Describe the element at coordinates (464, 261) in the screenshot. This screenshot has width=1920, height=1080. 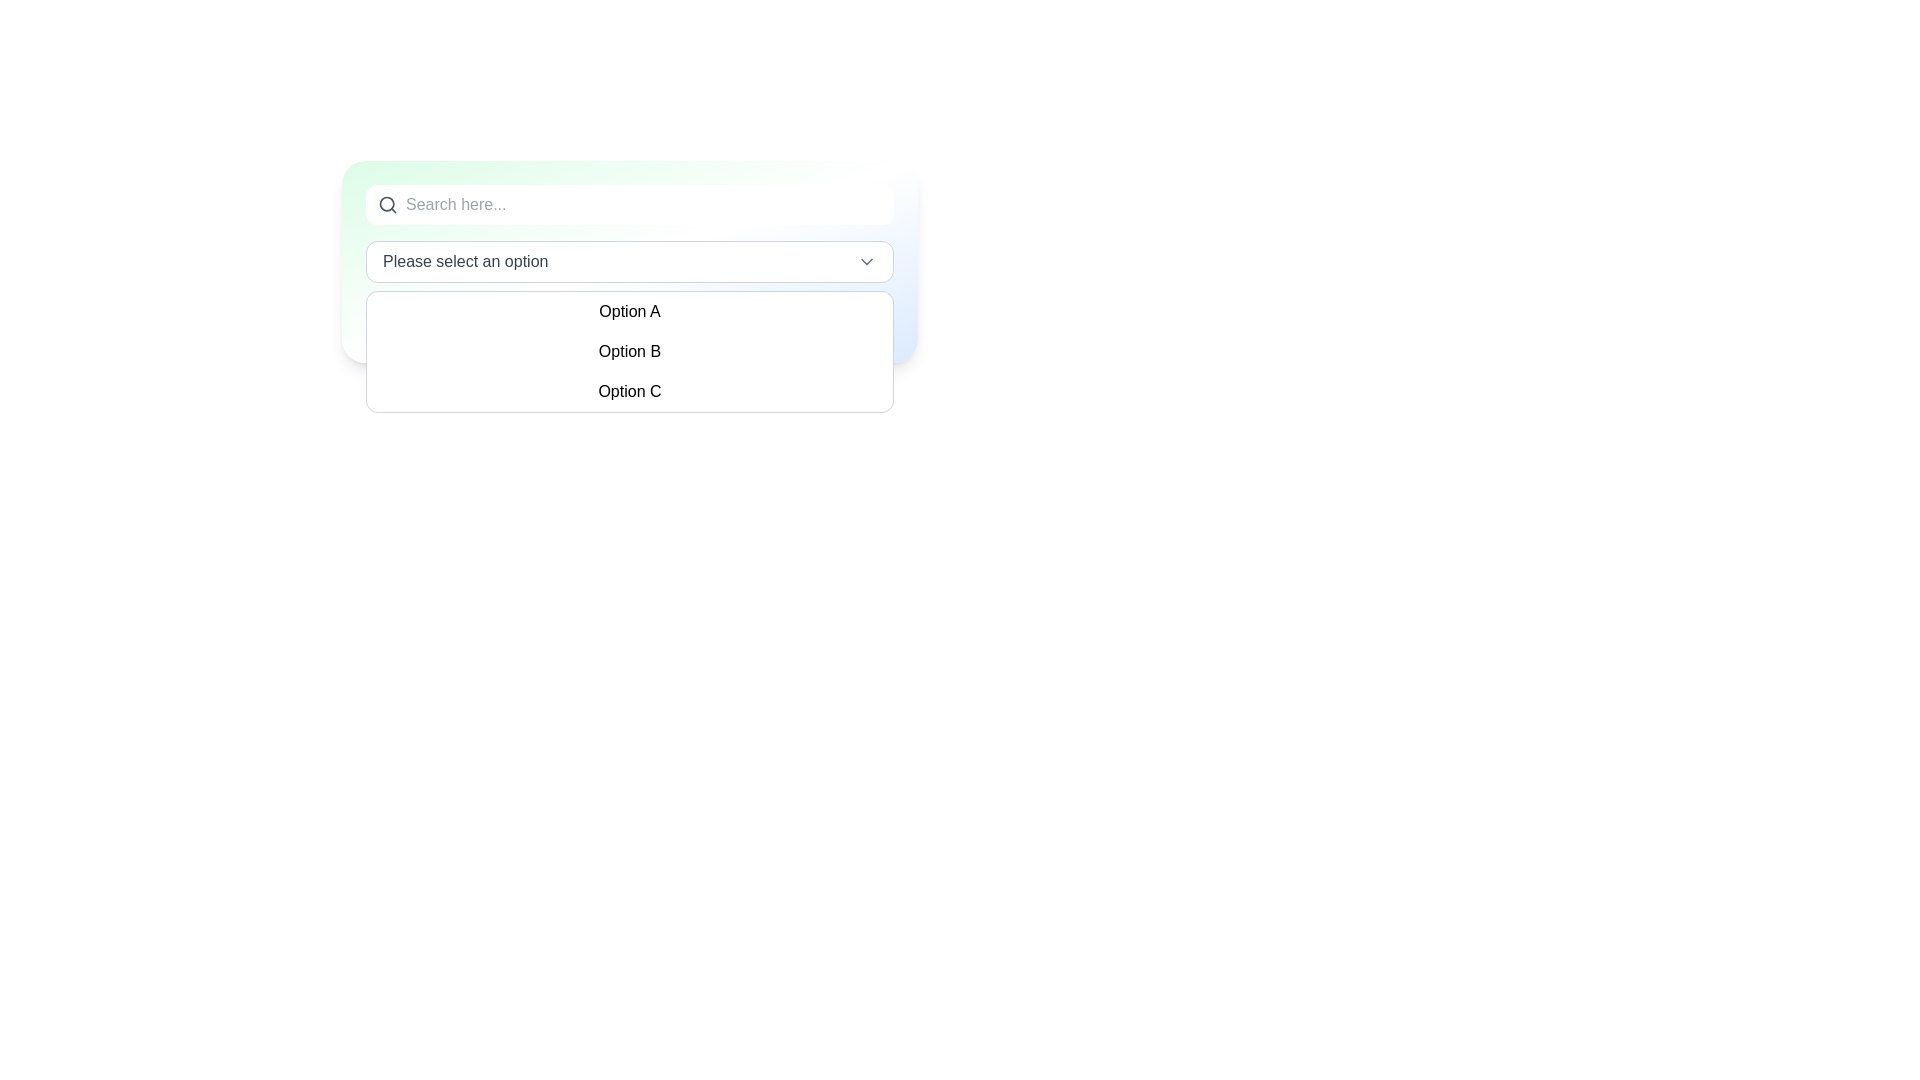
I see `the placeholder text within the dropdown field that guides the user to make a selection` at that location.